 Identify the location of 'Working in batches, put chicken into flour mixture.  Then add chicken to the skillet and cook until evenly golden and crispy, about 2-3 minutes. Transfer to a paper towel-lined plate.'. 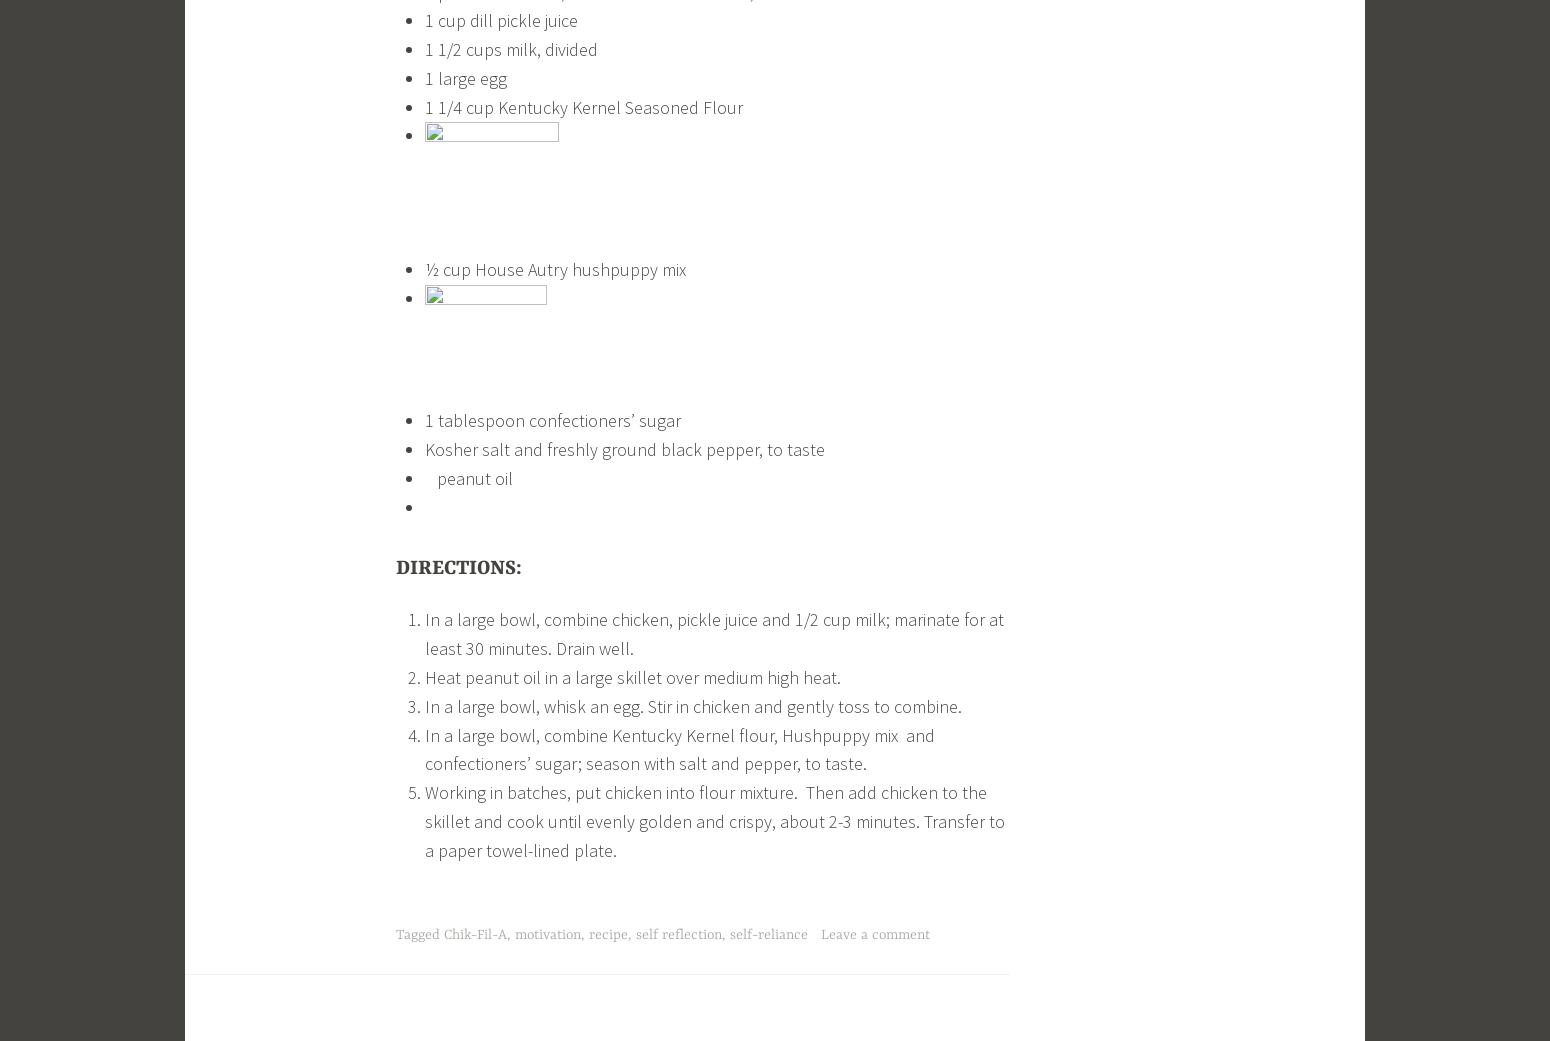
(713, 821).